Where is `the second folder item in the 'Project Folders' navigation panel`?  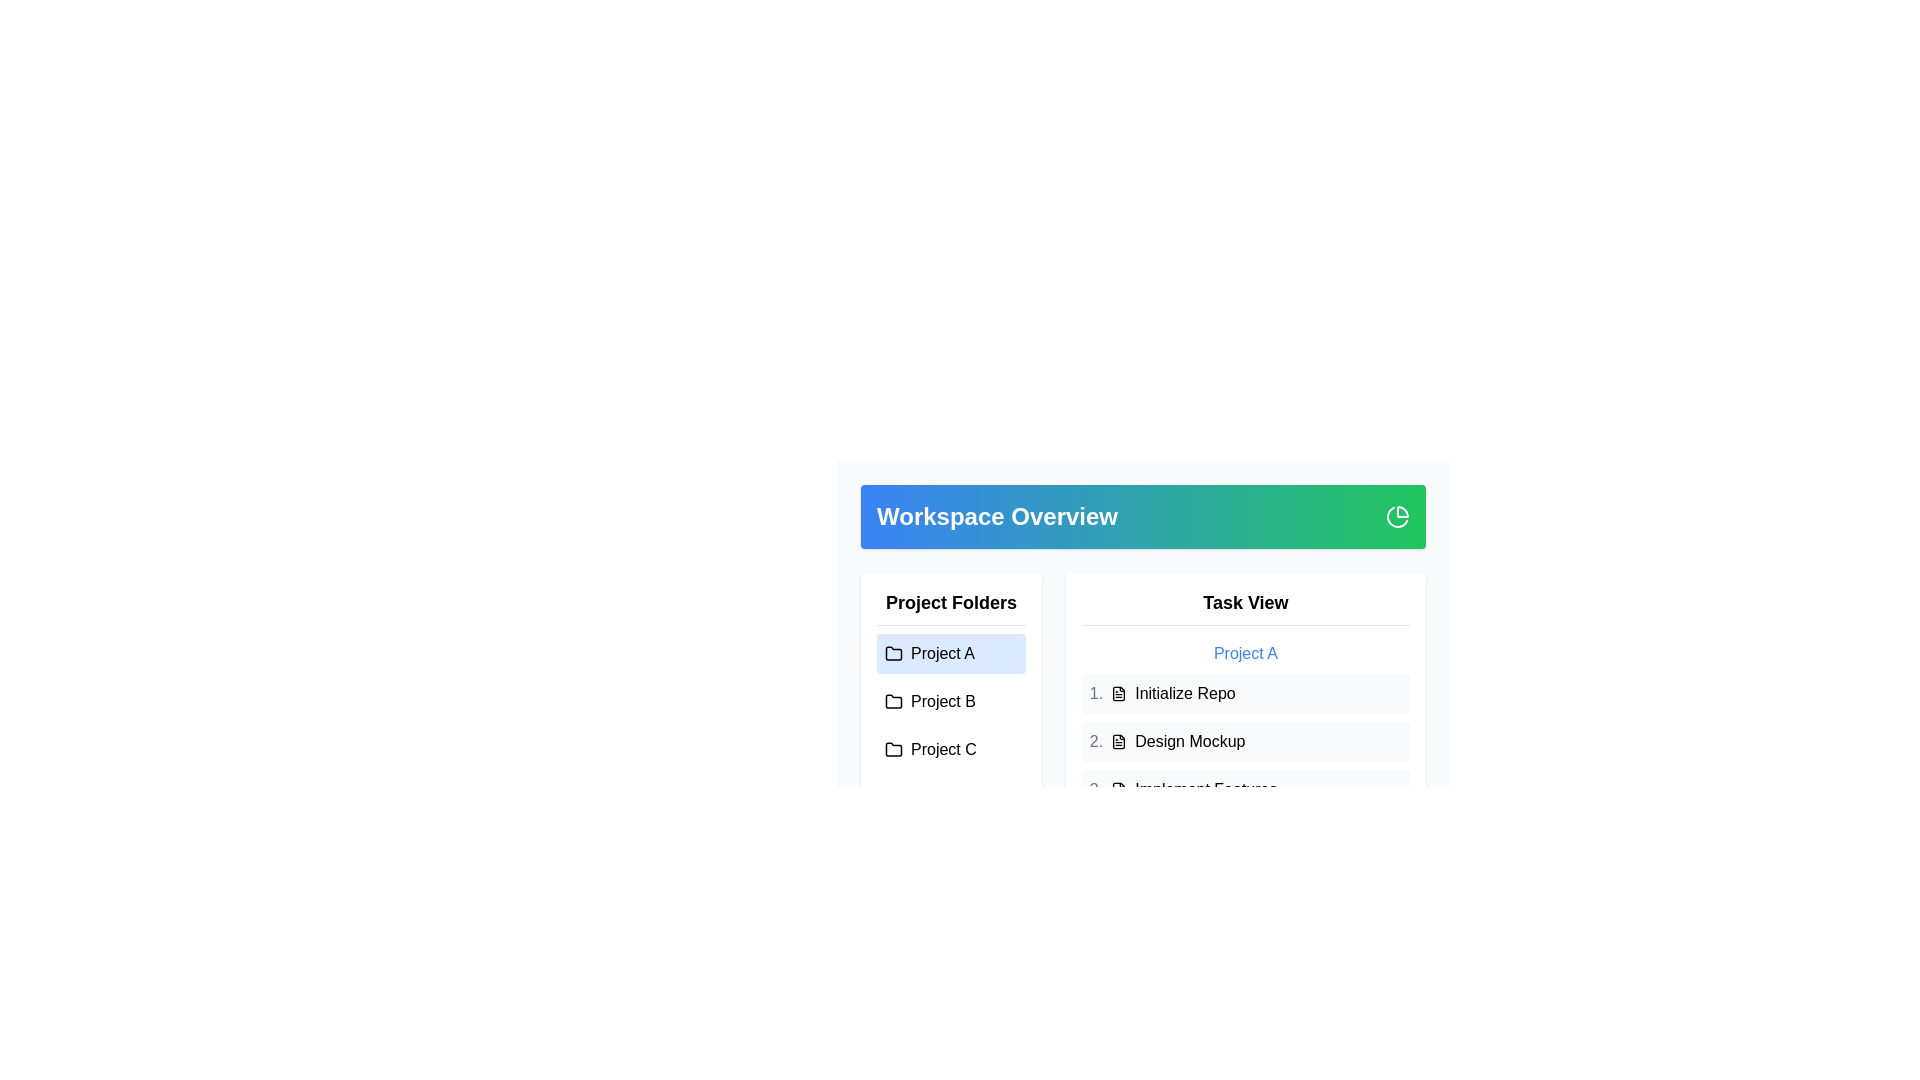
the second folder item in the 'Project Folders' navigation panel is located at coordinates (950, 698).